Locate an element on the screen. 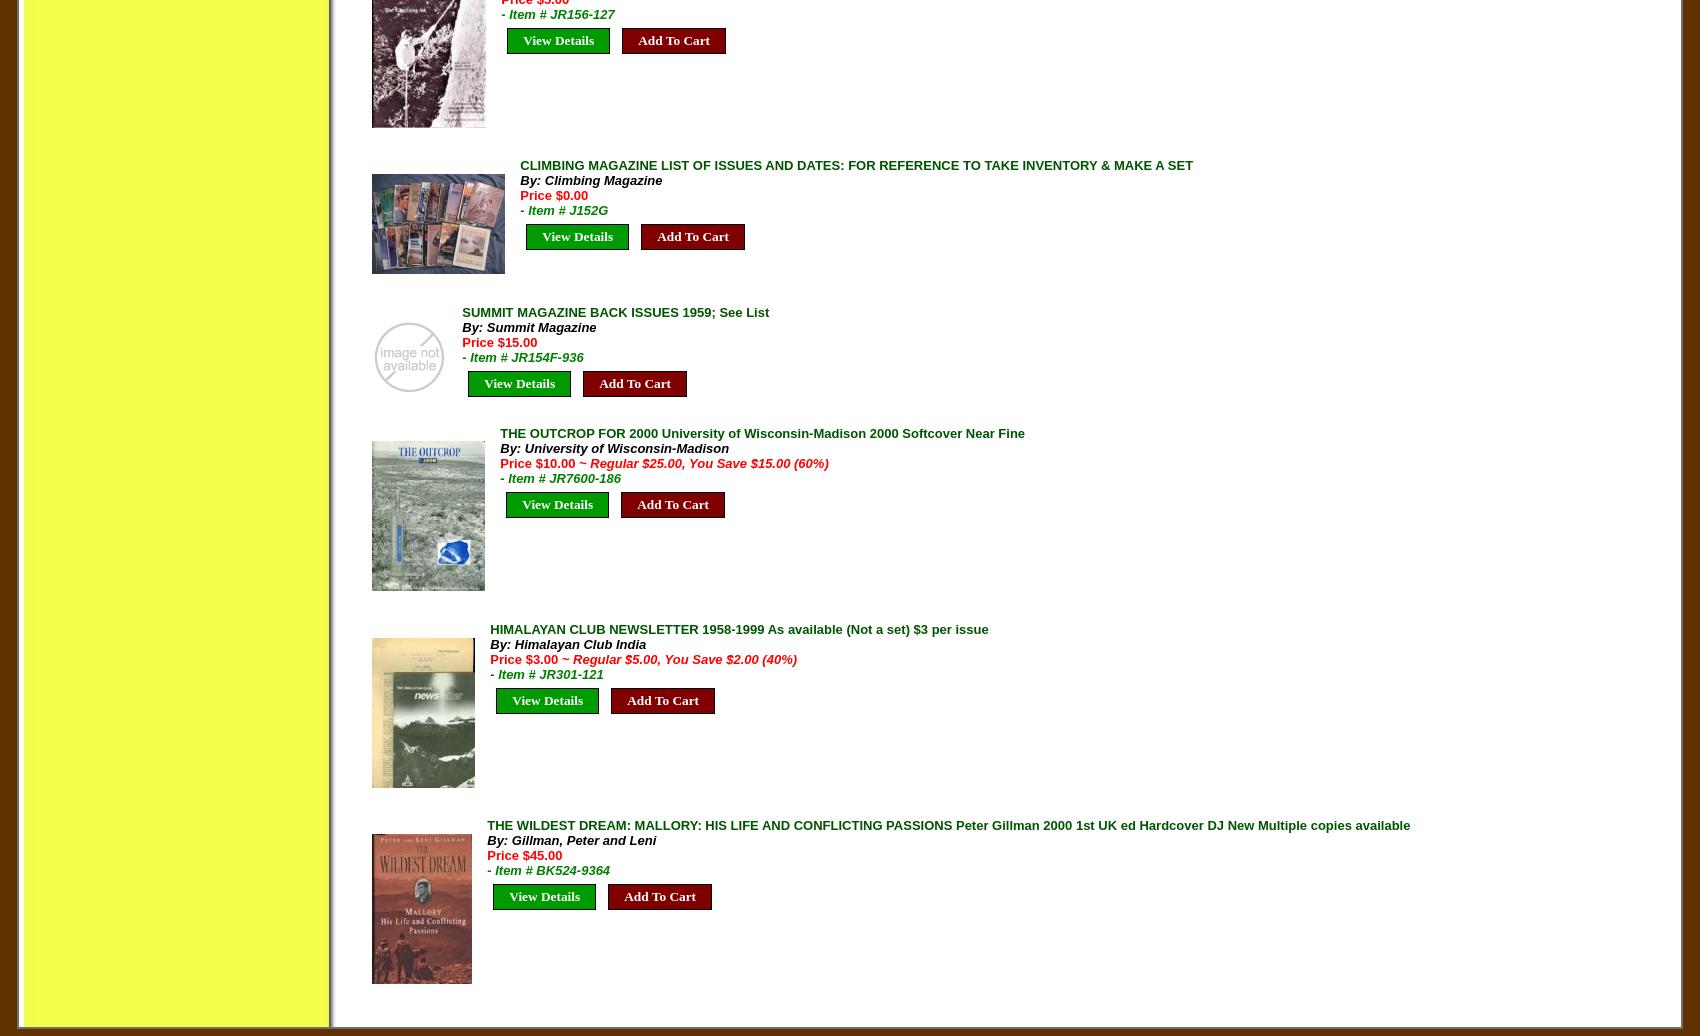 The image size is (1700, 1036). '- Item # JR154F-936' is located at coordinates (522, 356).